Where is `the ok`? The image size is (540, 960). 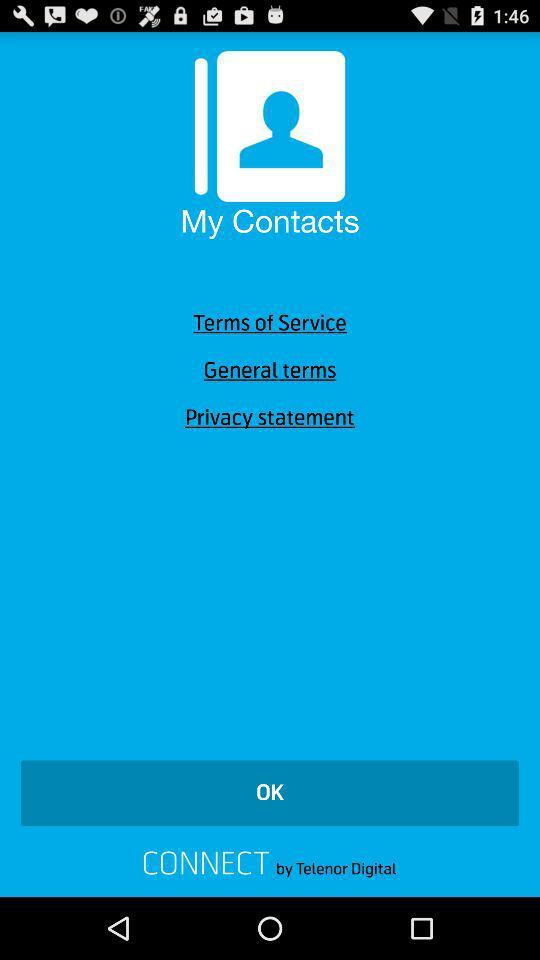
the ok is located at coordinates (270, 793).